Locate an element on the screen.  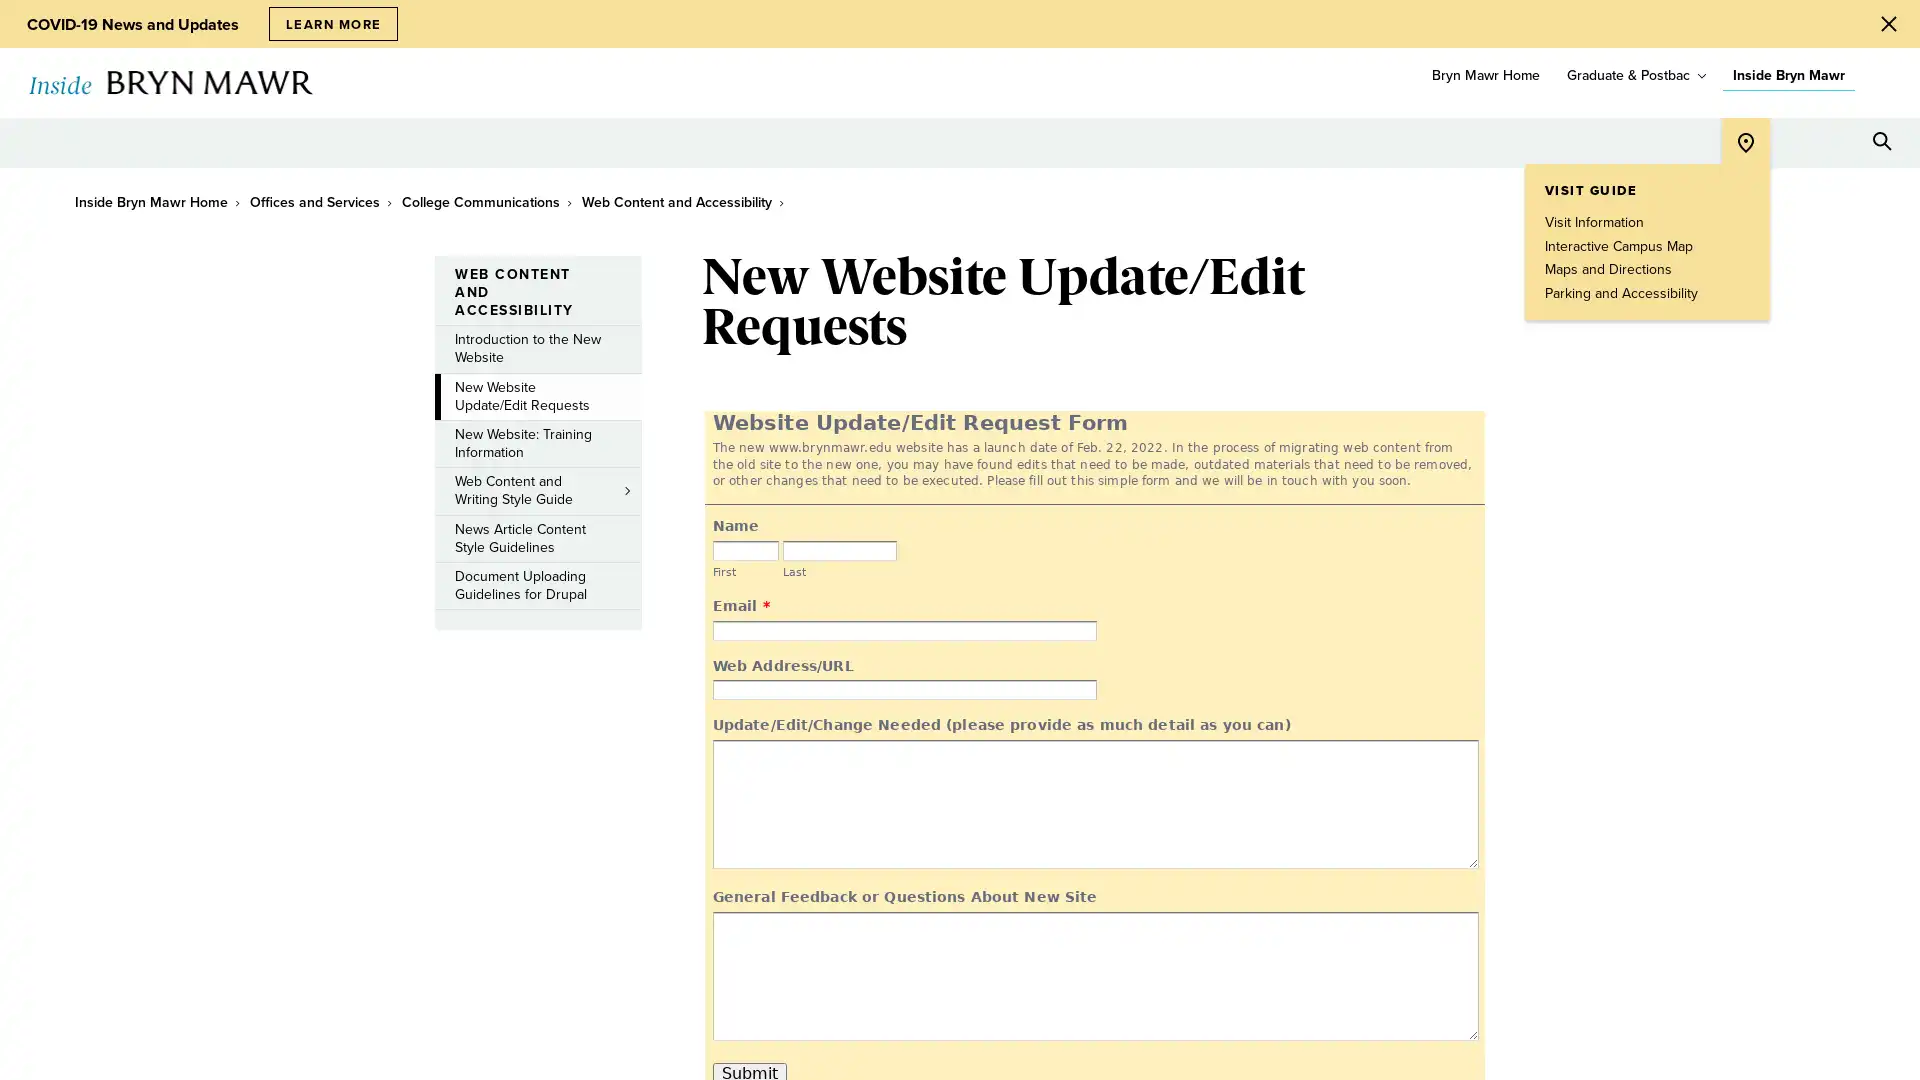
Search is located at coordinates (1880, 140).